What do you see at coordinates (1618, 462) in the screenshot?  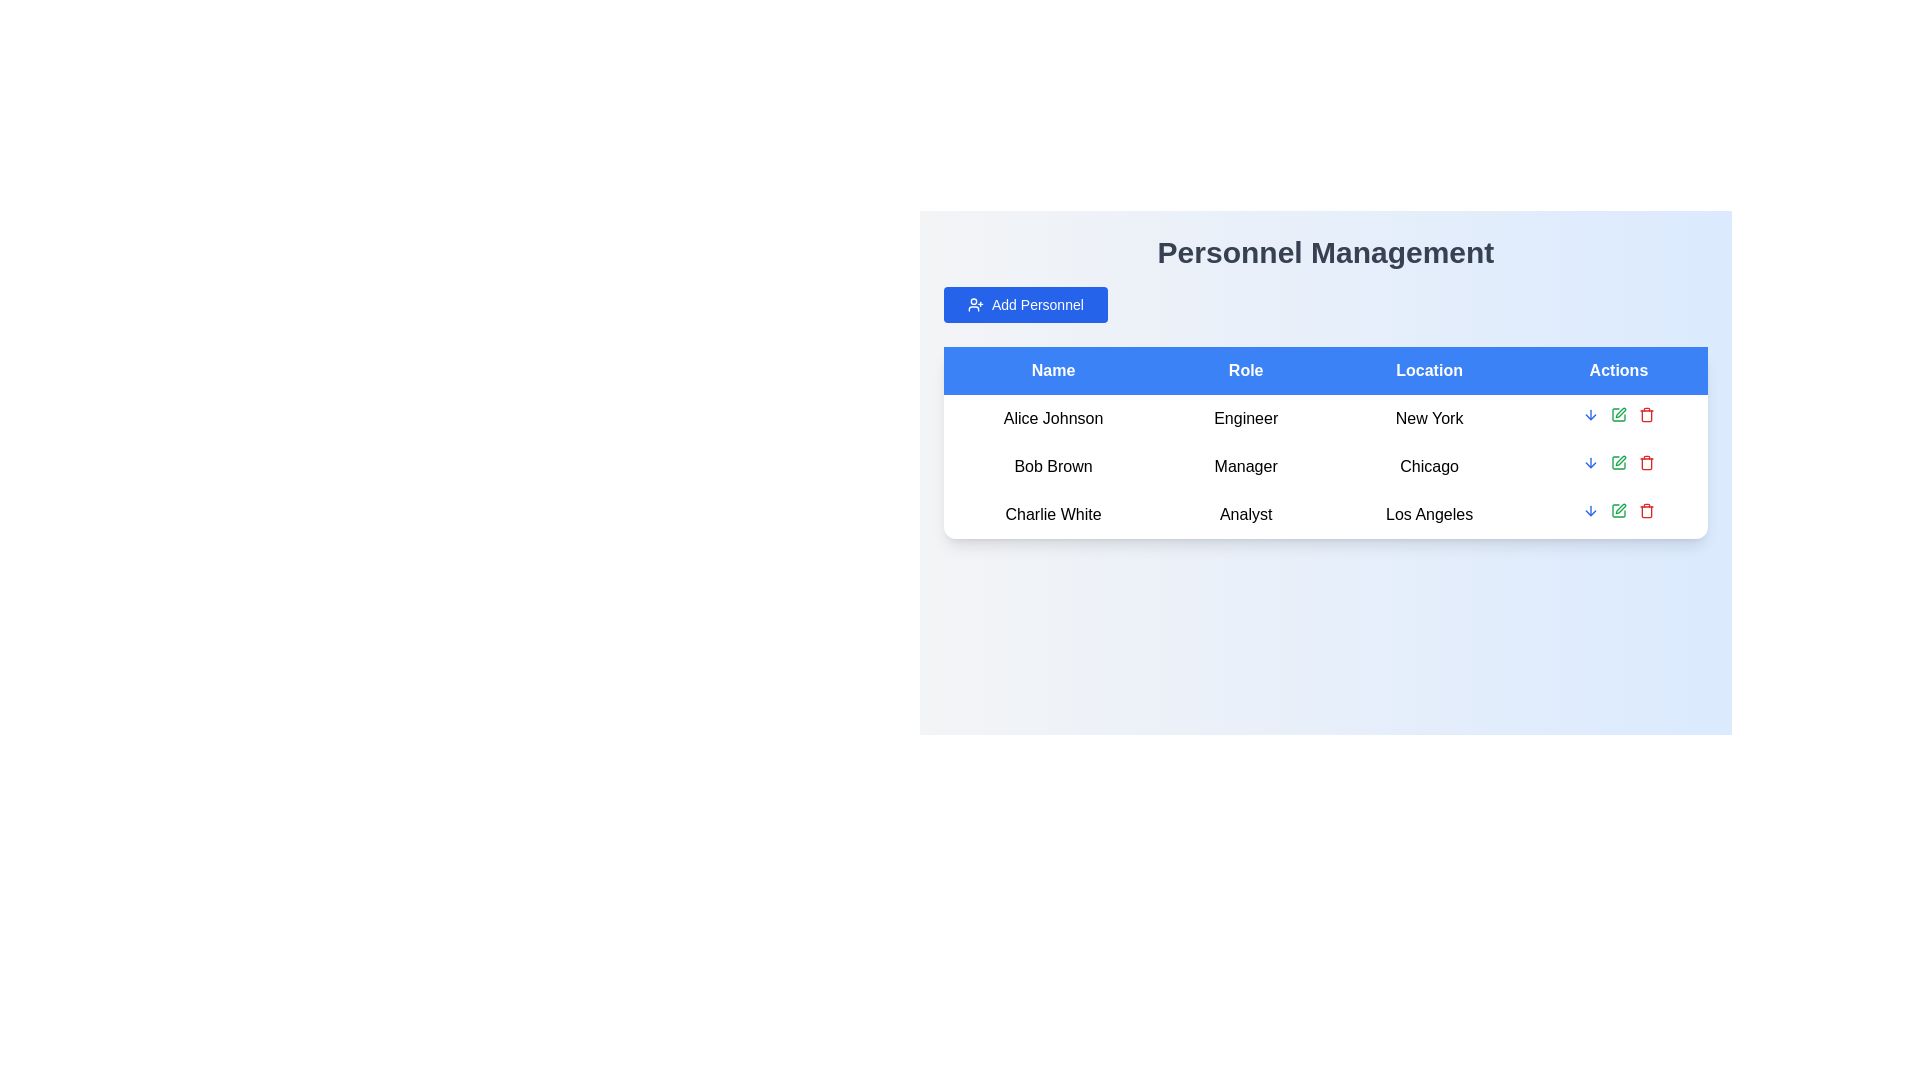 I see `the 'Edit' icon button located in the second row of the 'Actions' column of the table to initiate edit mode` at bounding box center [1618, 462].